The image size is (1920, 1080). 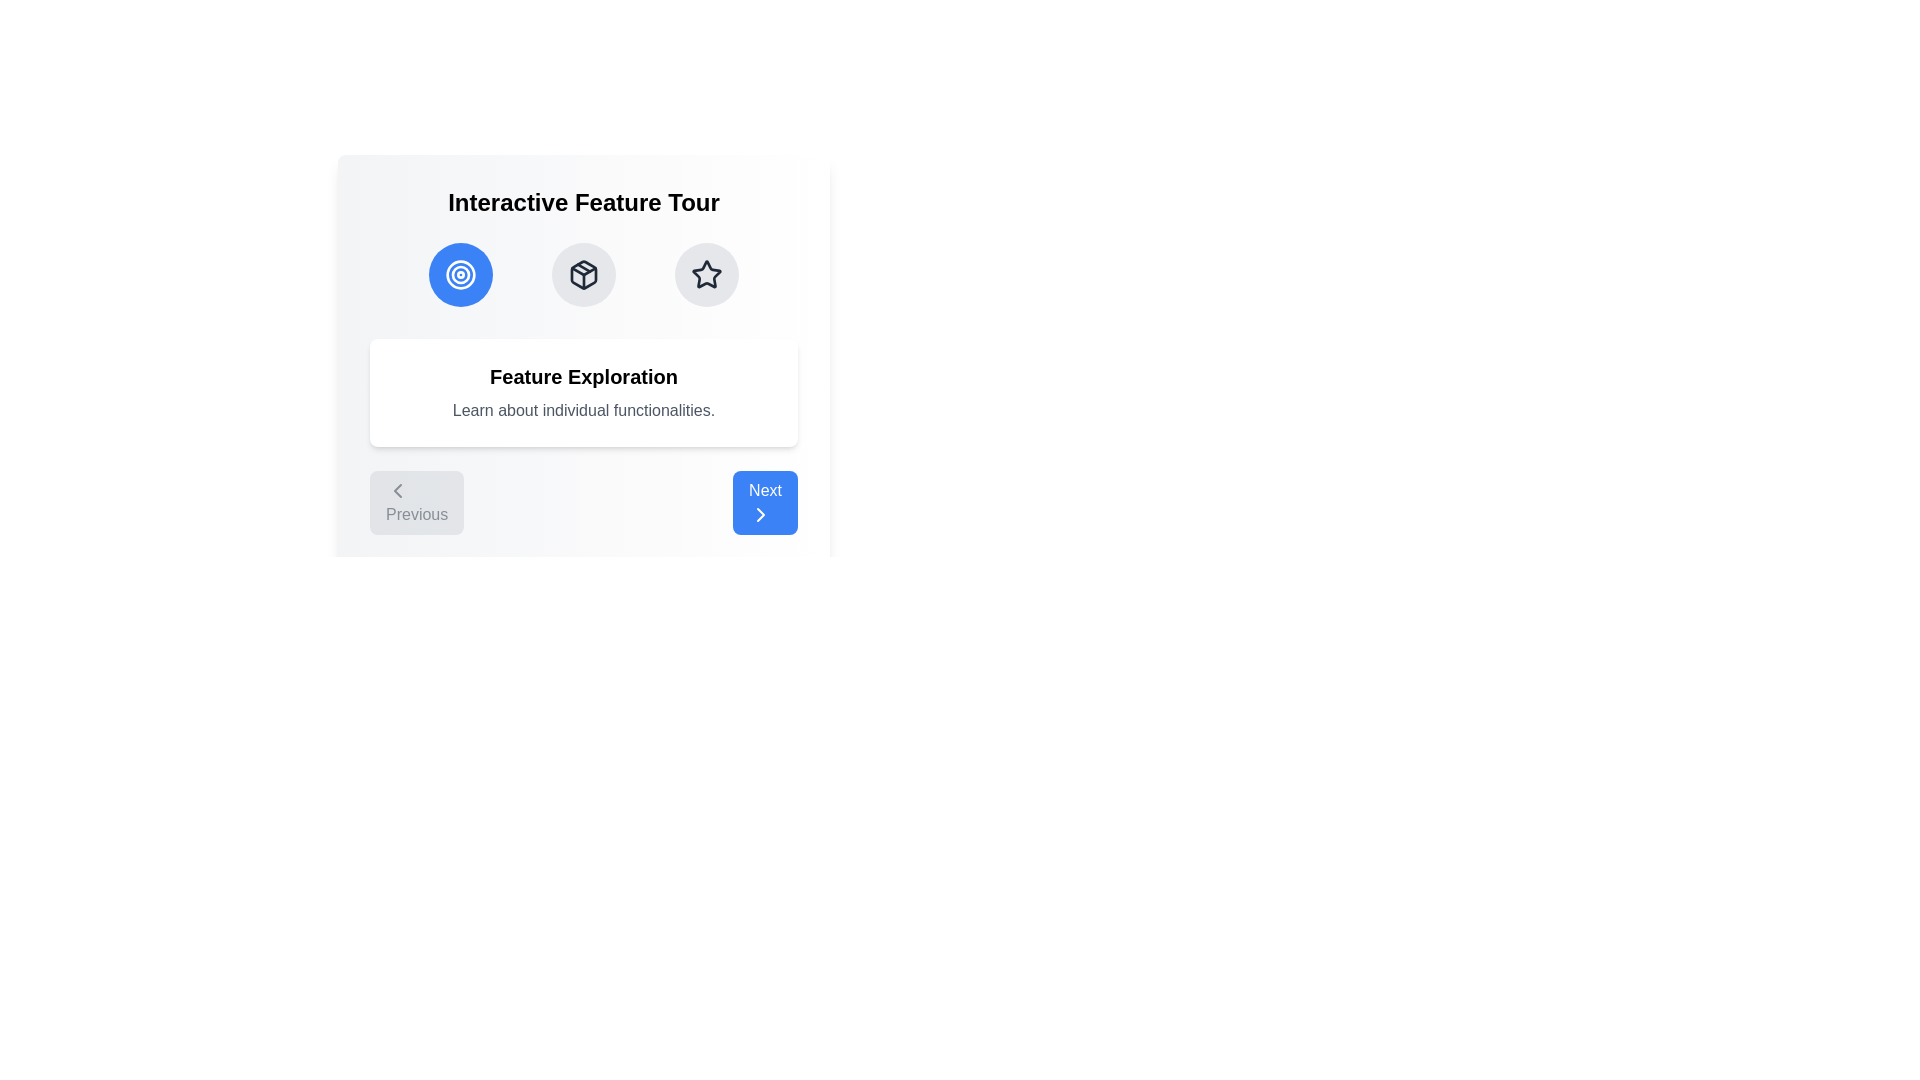 I want to click on the circular button with a star-shaped symbol, so click(x=706, y=274).